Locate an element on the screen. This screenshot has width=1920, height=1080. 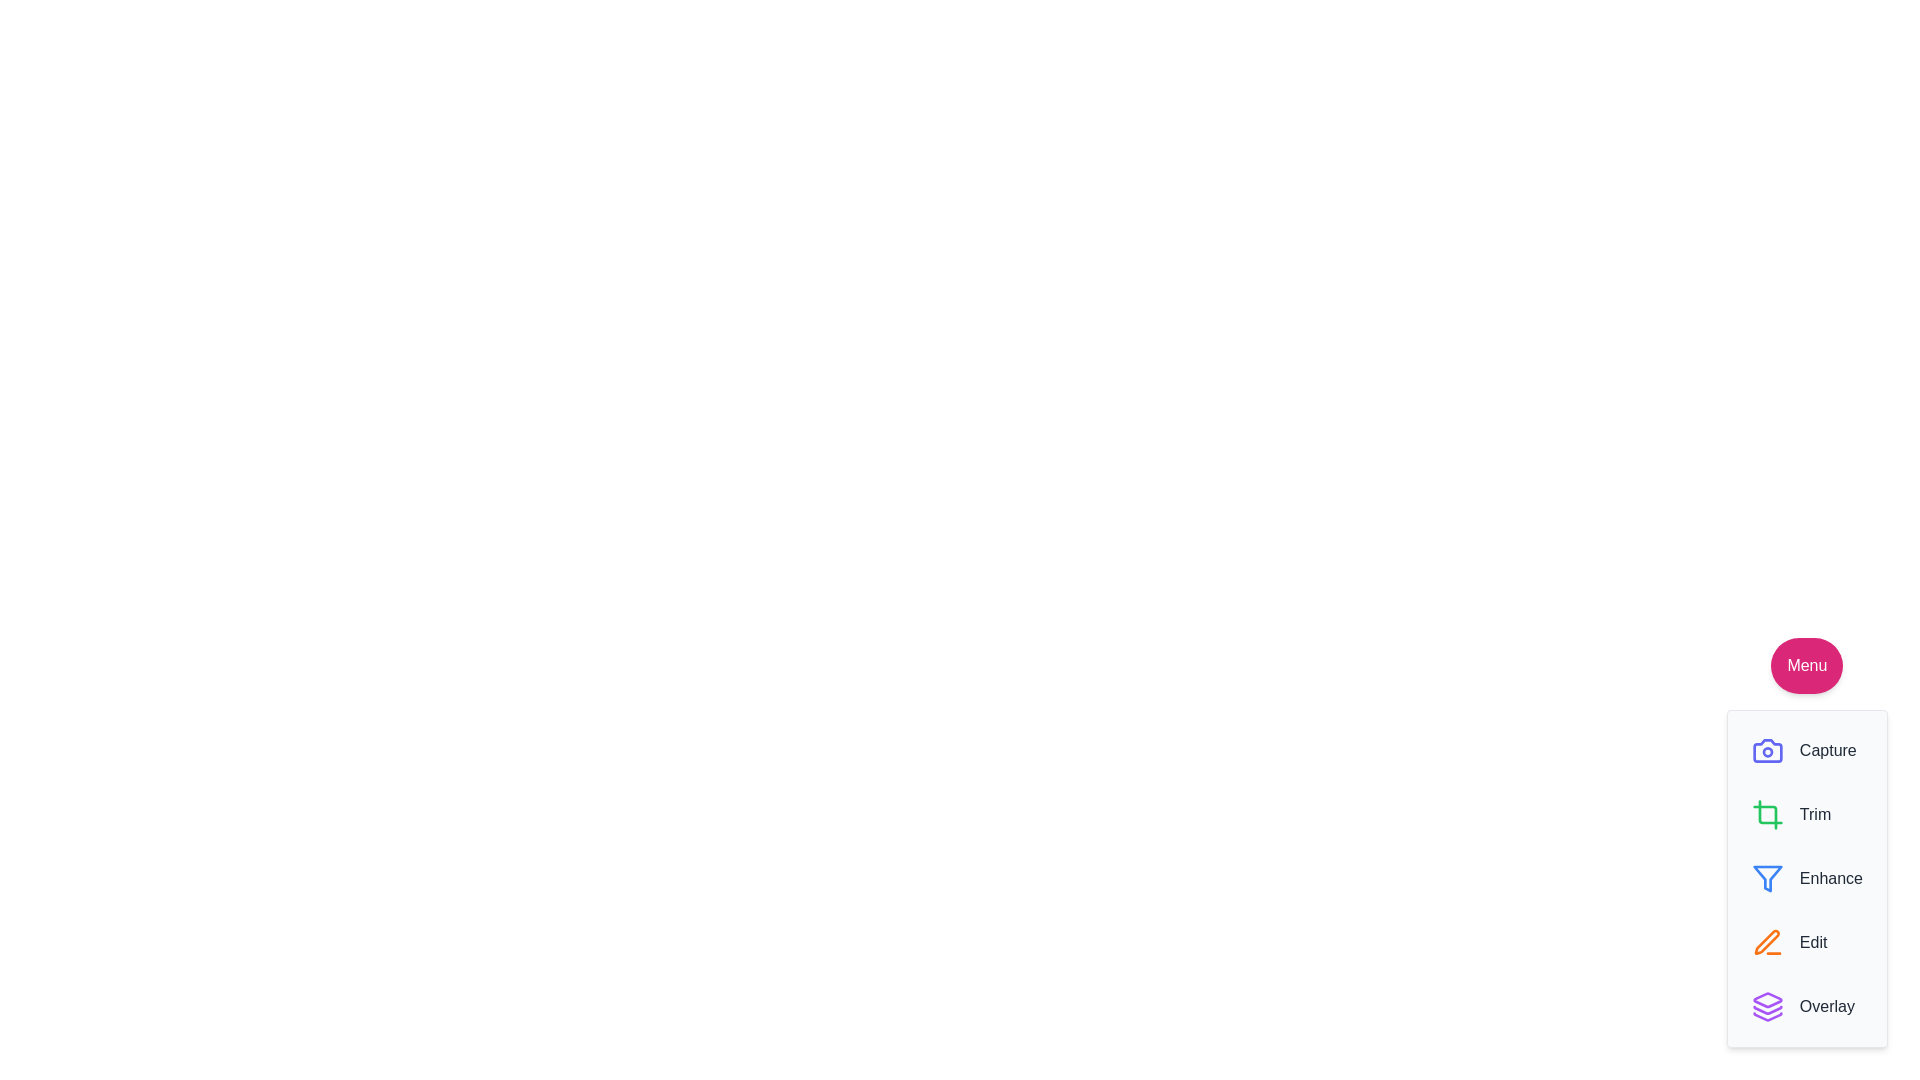
the 'Enhance' button in the menu is located at coordinates (1806, 878).